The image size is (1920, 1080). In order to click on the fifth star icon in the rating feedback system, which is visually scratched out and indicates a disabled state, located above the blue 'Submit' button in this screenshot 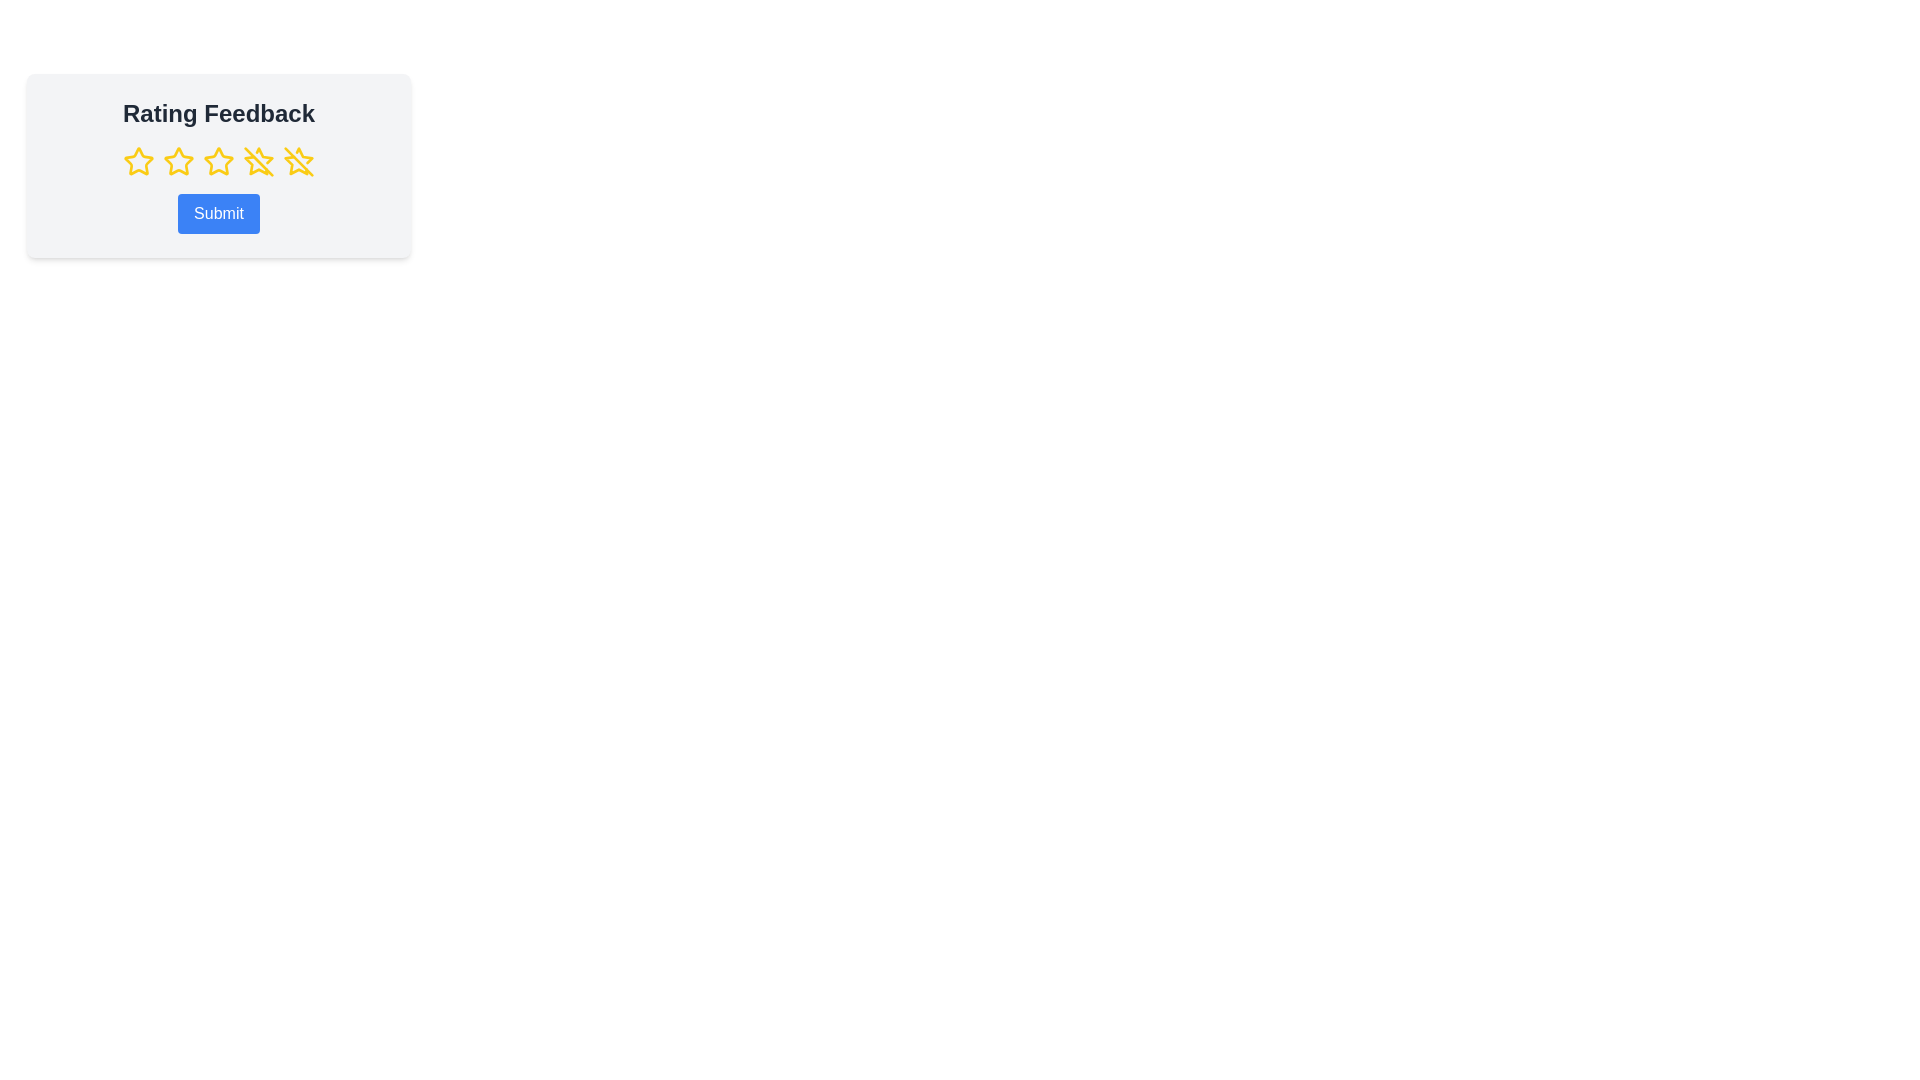, I will do `click(295, 164)`.